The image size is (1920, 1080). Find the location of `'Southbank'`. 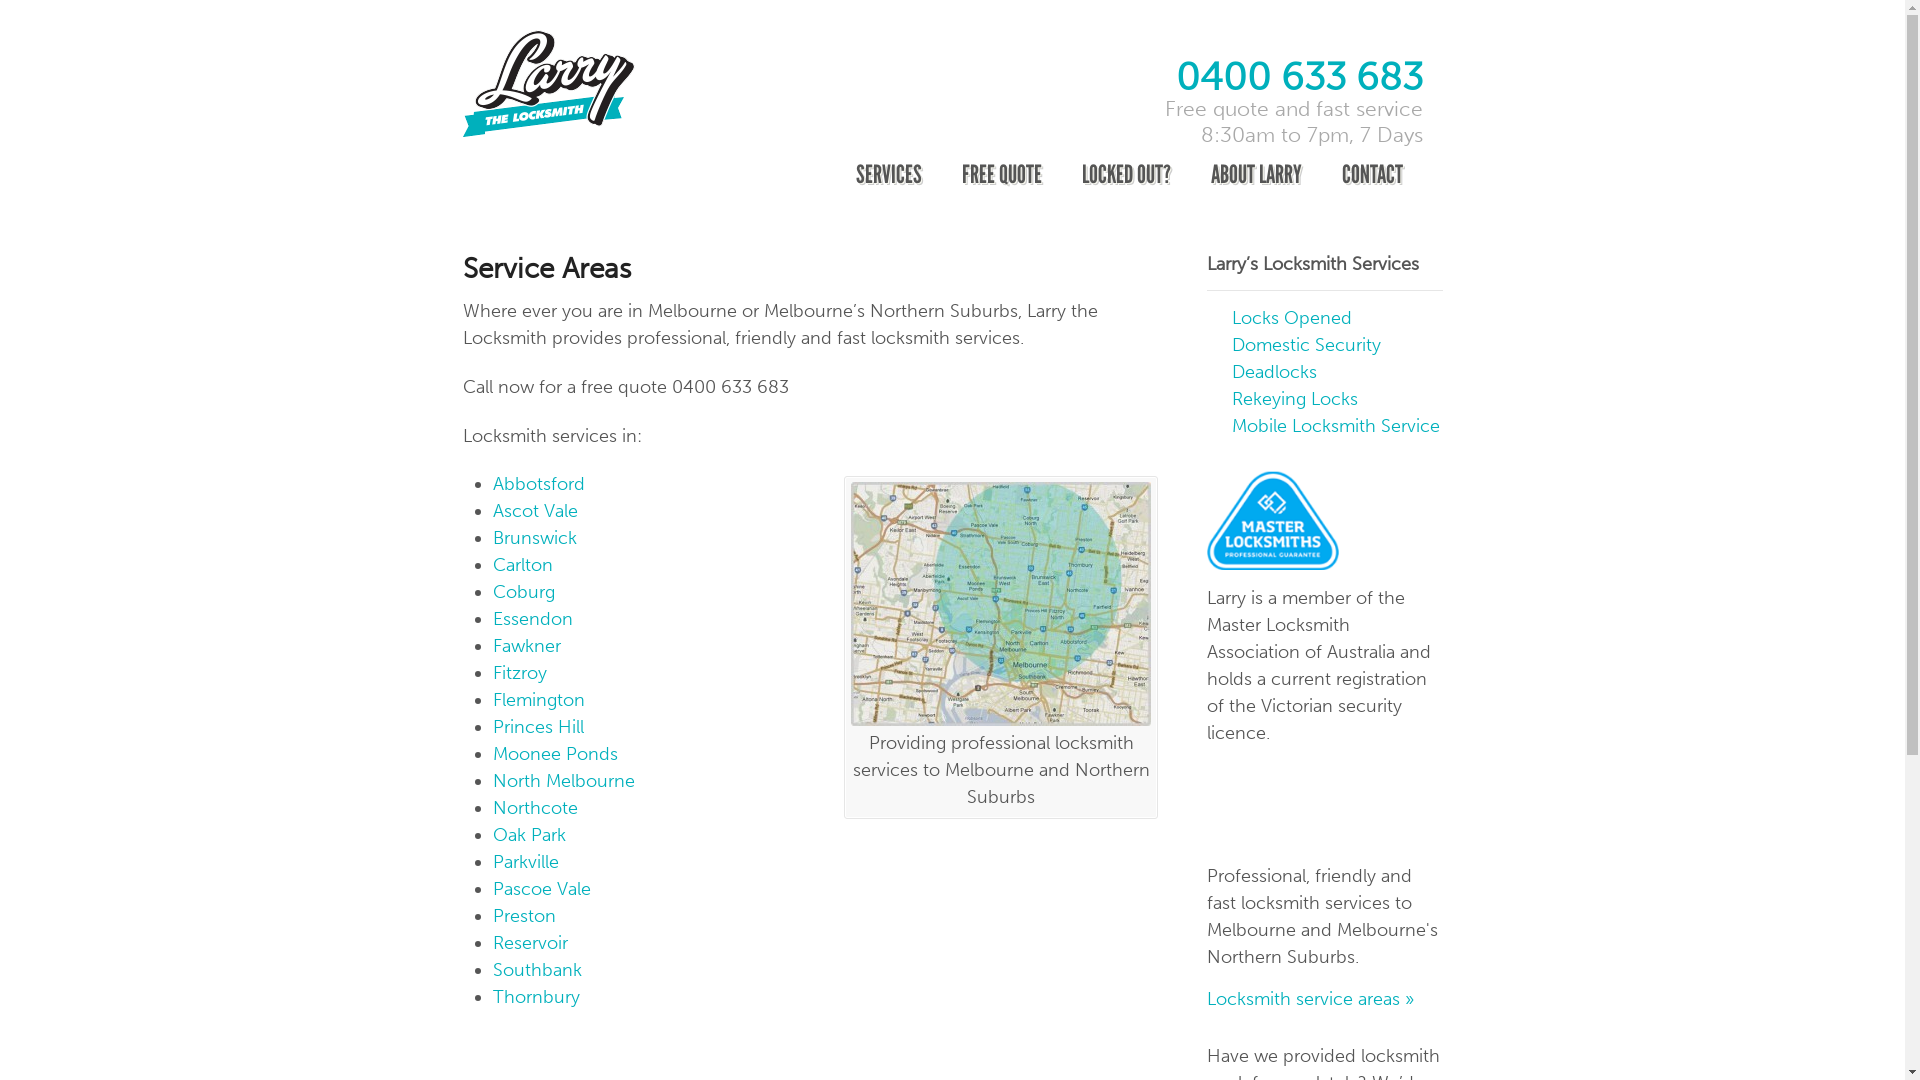

'Southbank' is located at coordinates (536, 968).